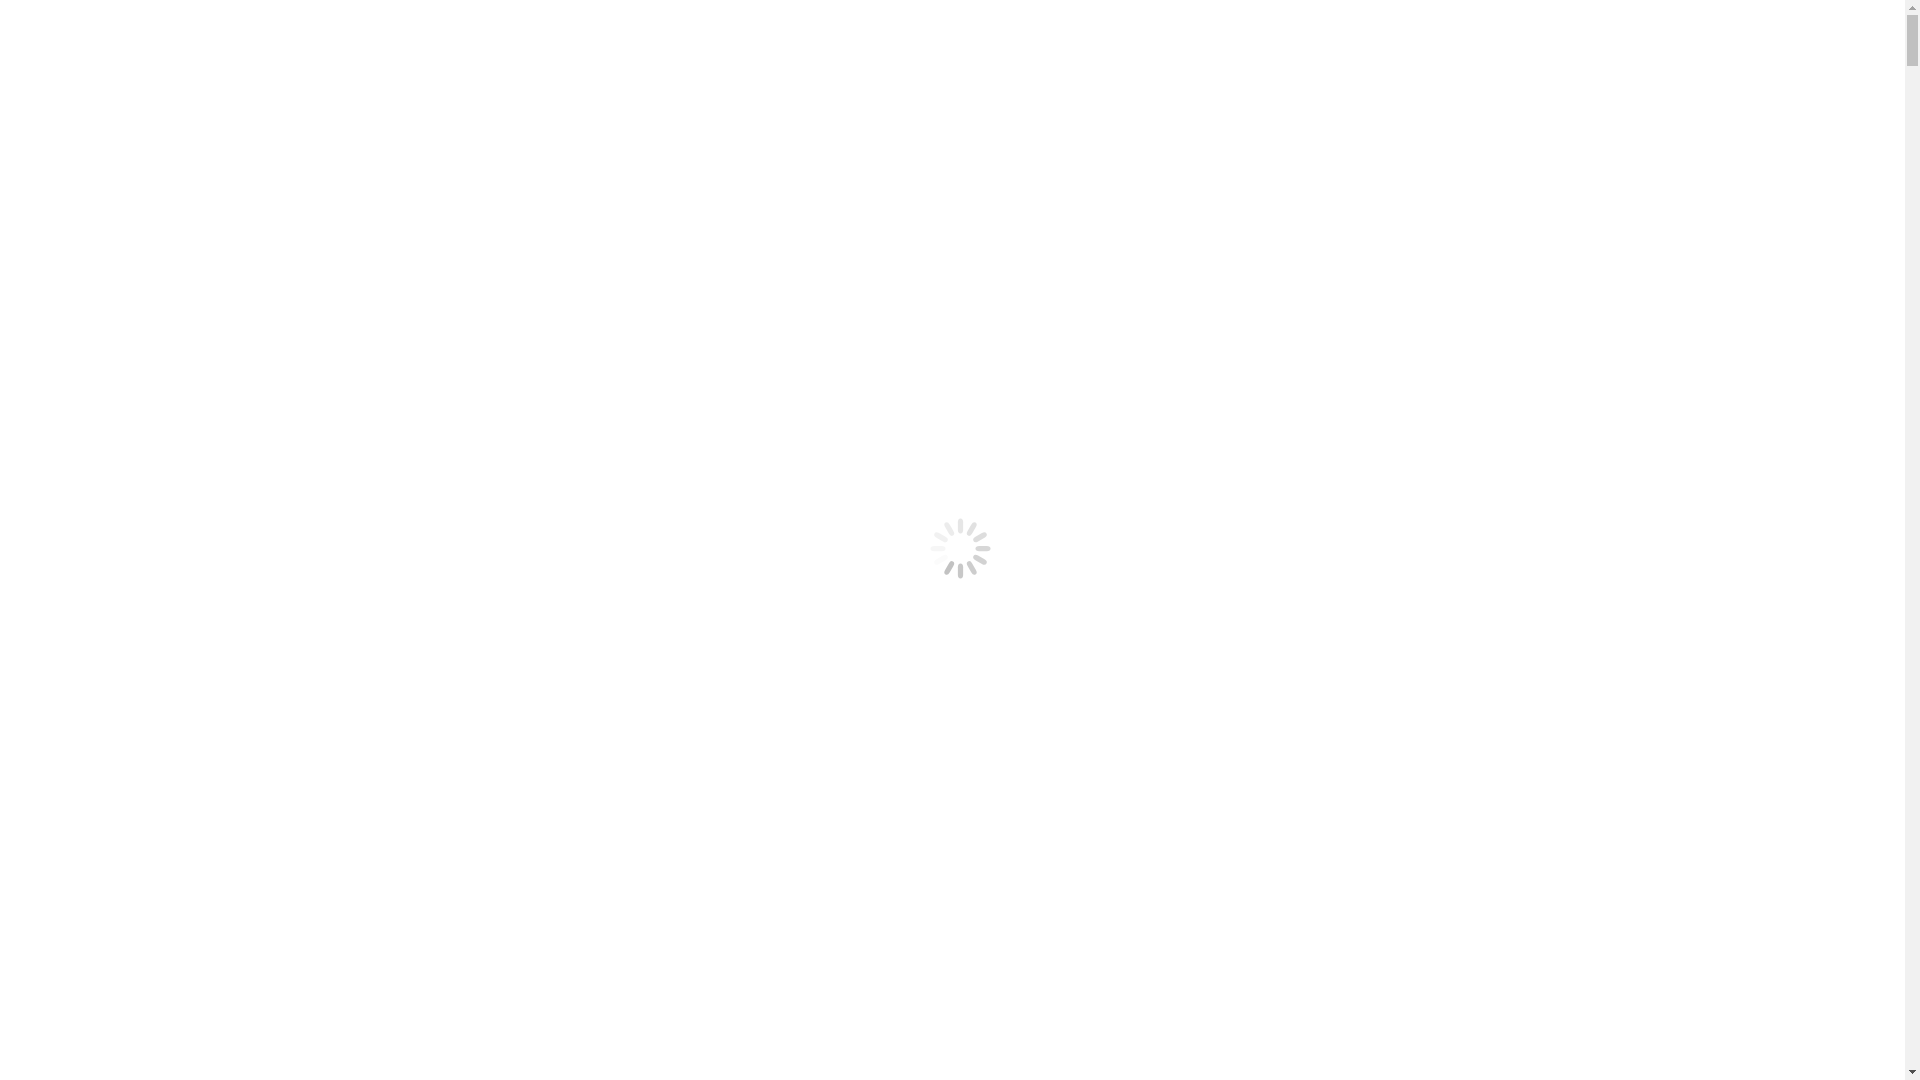 The width and height of the screenshot is (1920, 1080). What do you see at coordinates (339, 860) in the screenshot?
I see `'media@yot.org.au'` at bounding box center [339, 860].